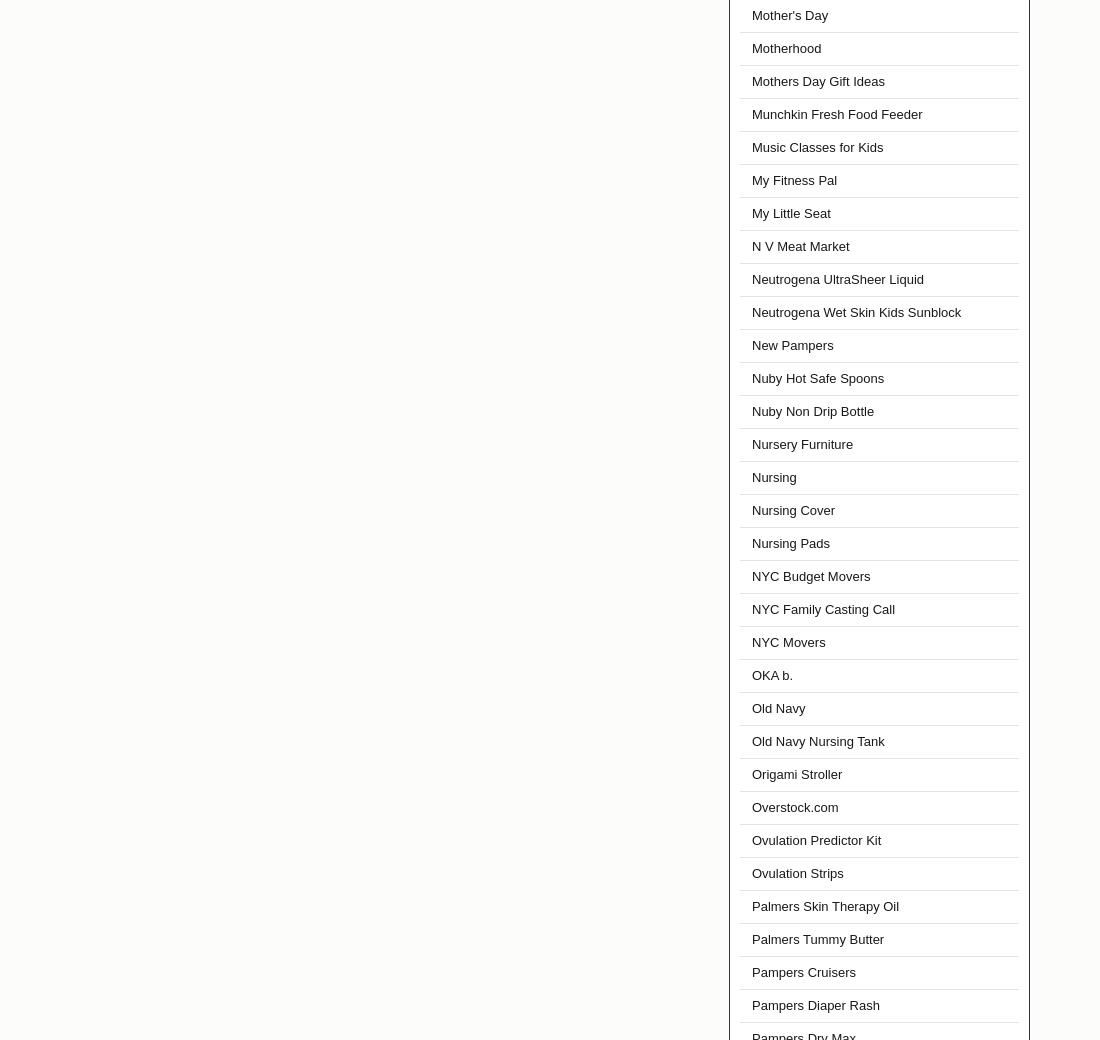  What do you see at coordinates (800, 246) in the screenshot?
I see `'N V Meat Market'` at bounding box center [800, 246].